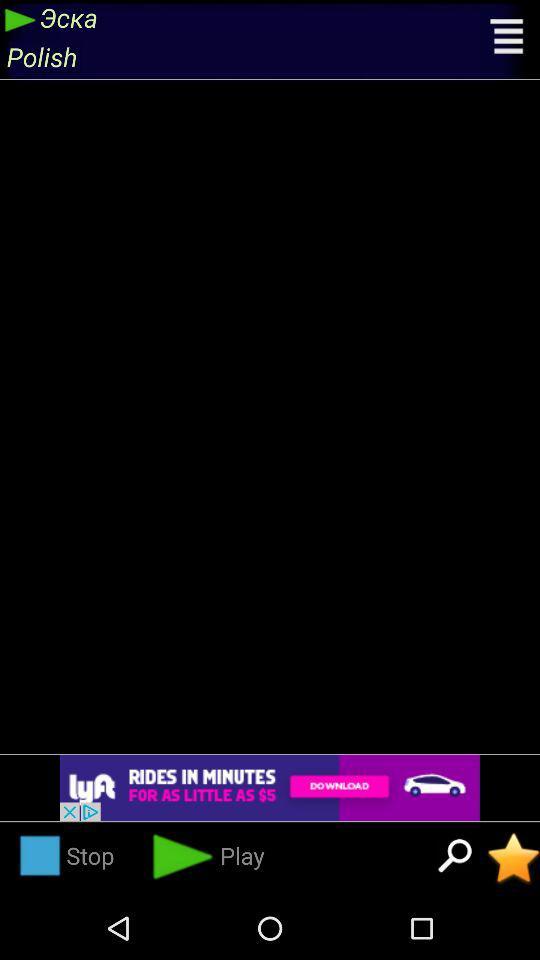 This screenshot has width=540, height=960. I want to click on search, so click(455, 857).